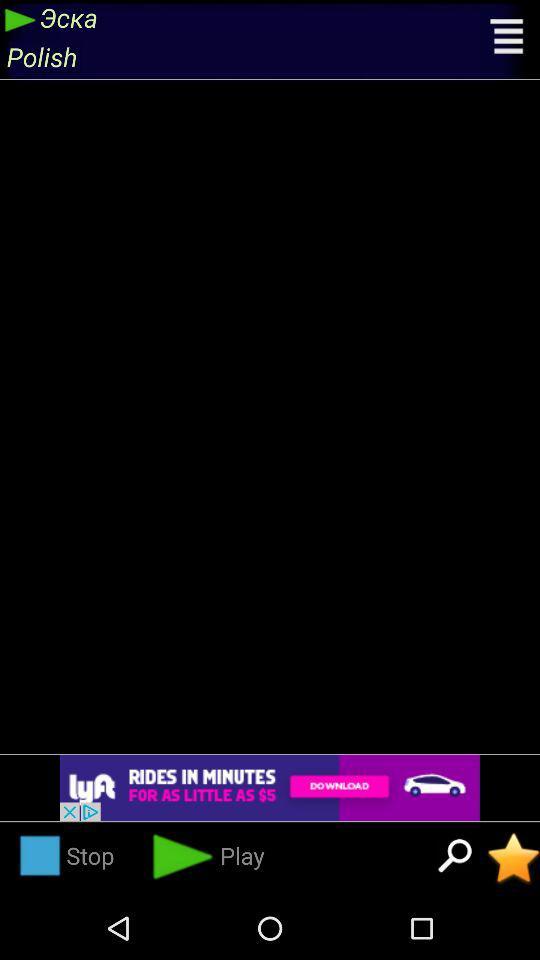 This screenshot has width=540, height=960. I want to click on search, so click(455, 857).